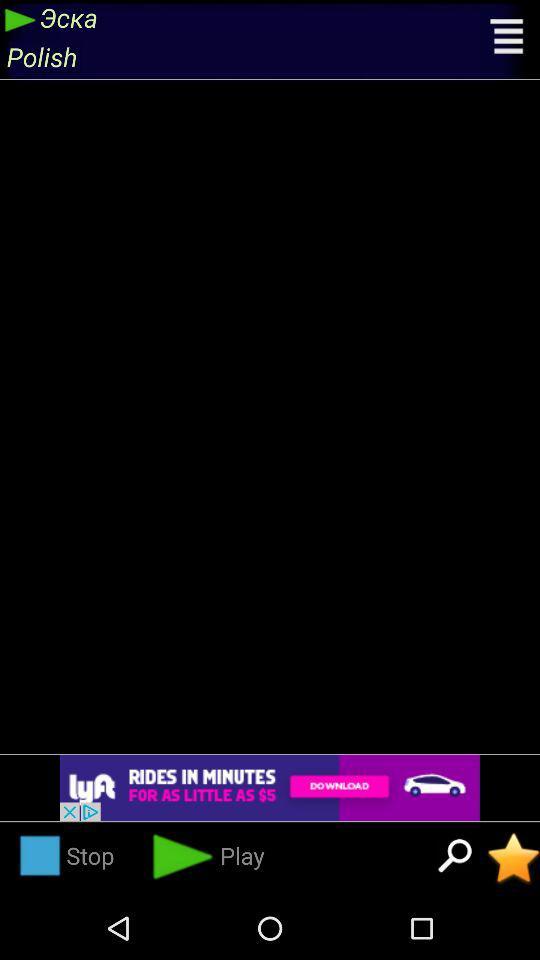 This screenshot has width=540, height=960. I want to click on search, so click(455, 857).